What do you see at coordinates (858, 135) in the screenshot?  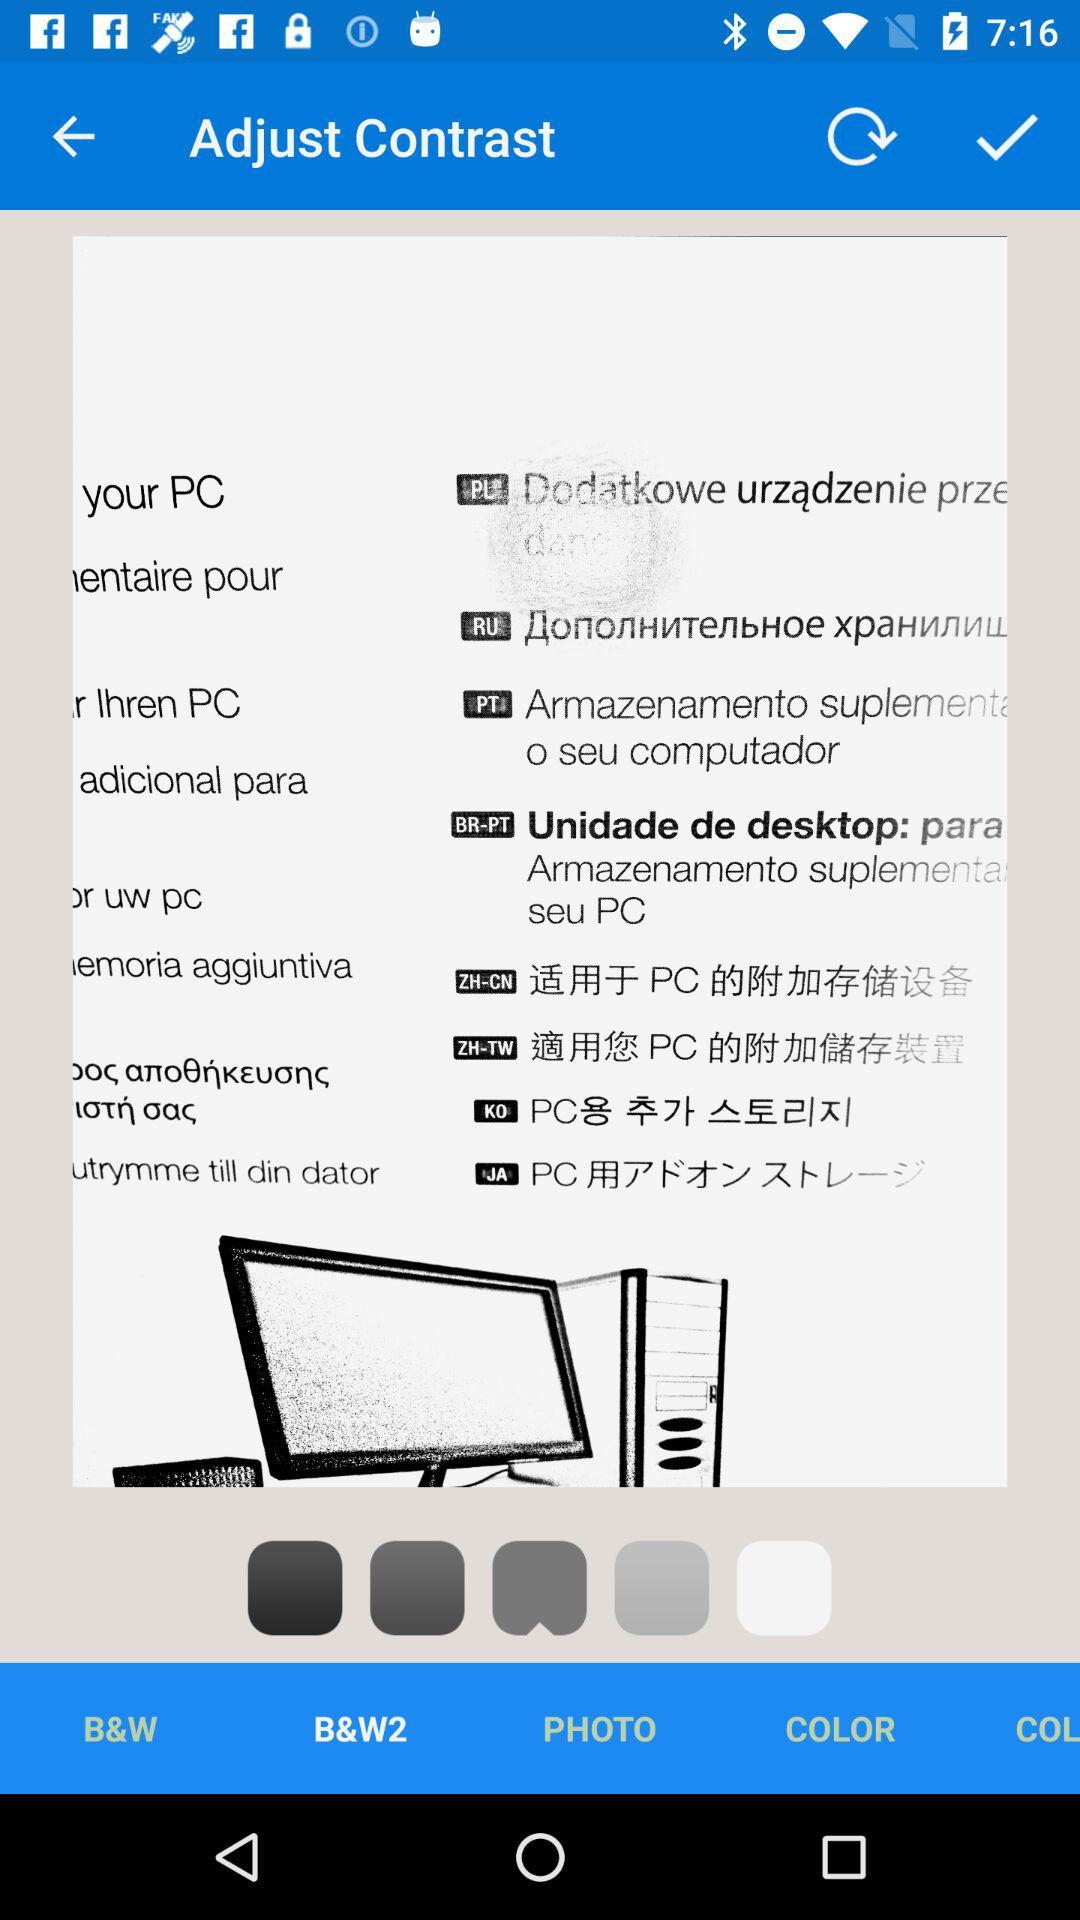 I see `icon to the right of the adjust contrast` at bounding box center [858, 135].